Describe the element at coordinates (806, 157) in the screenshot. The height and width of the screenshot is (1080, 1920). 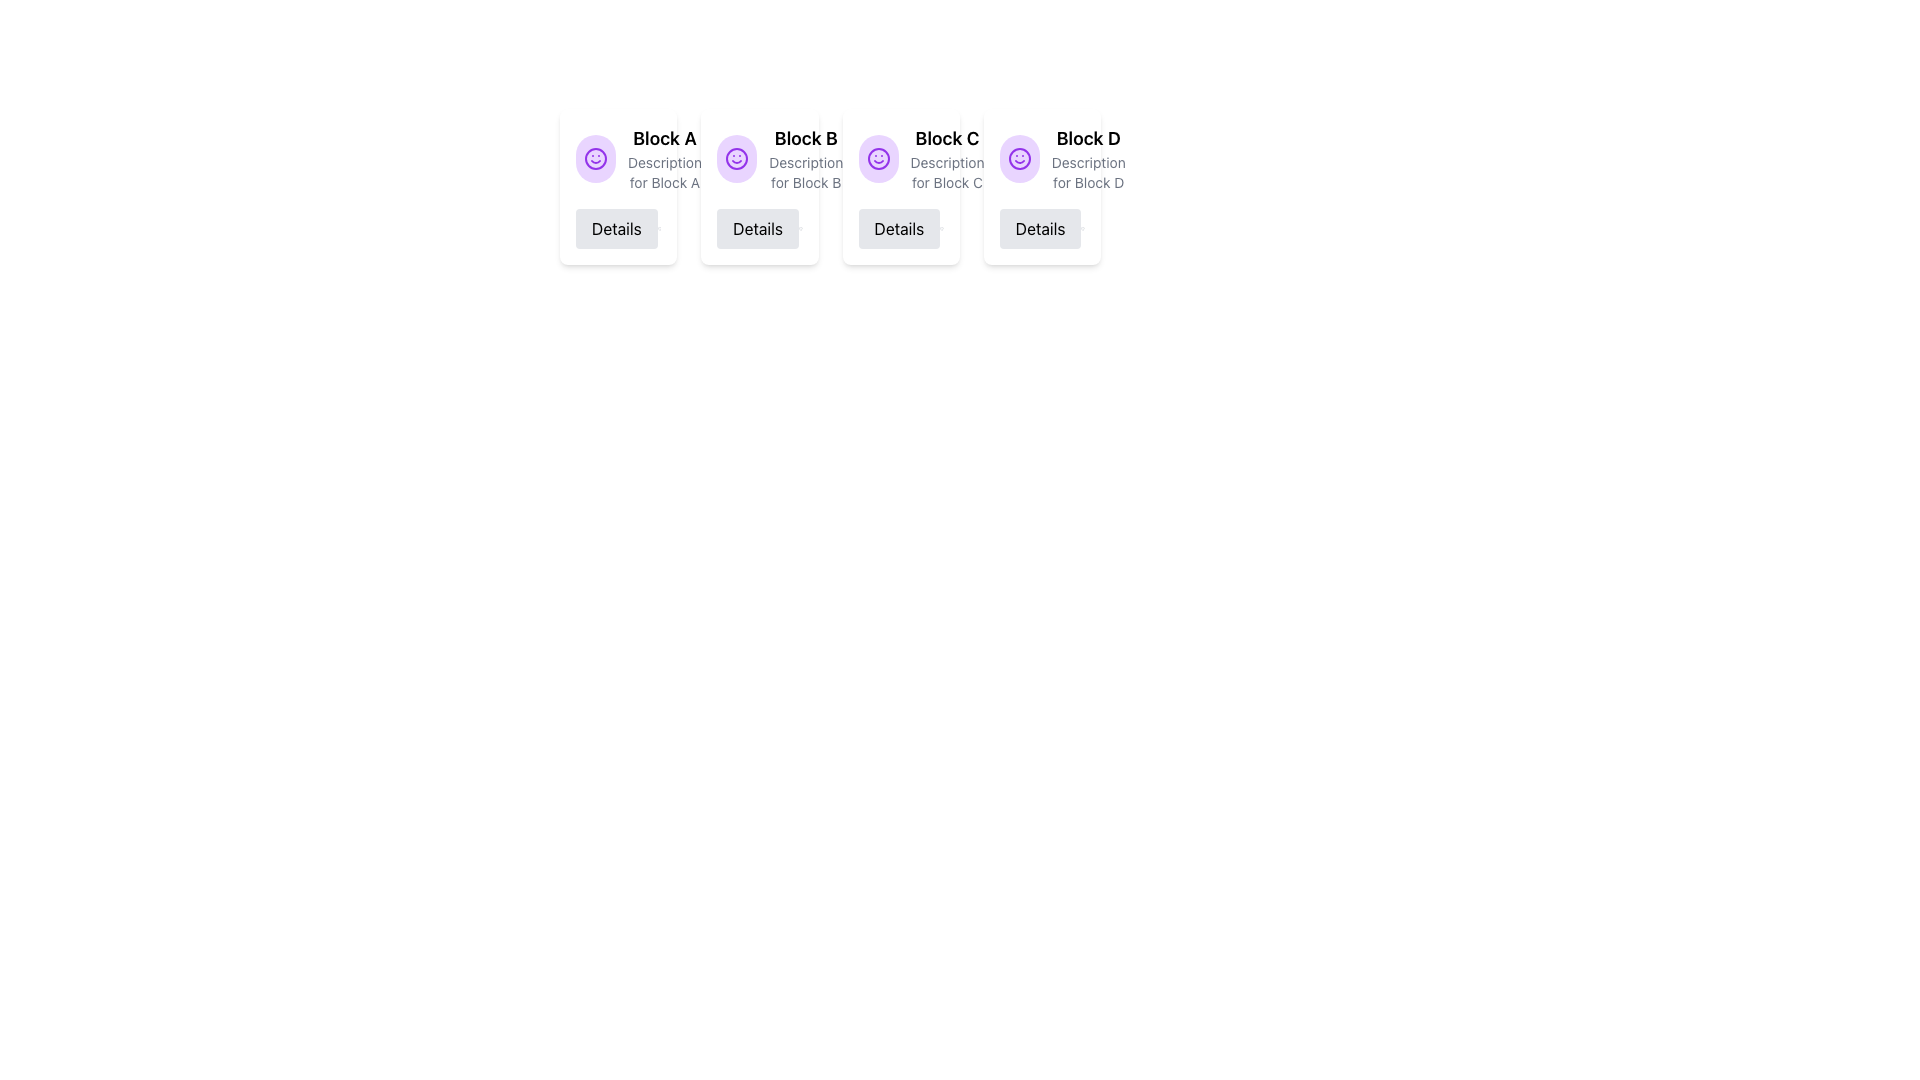
I see `label and description of the Text Label for 'Block B', which is the second item in a horizontal sequence of blocks` at that location.